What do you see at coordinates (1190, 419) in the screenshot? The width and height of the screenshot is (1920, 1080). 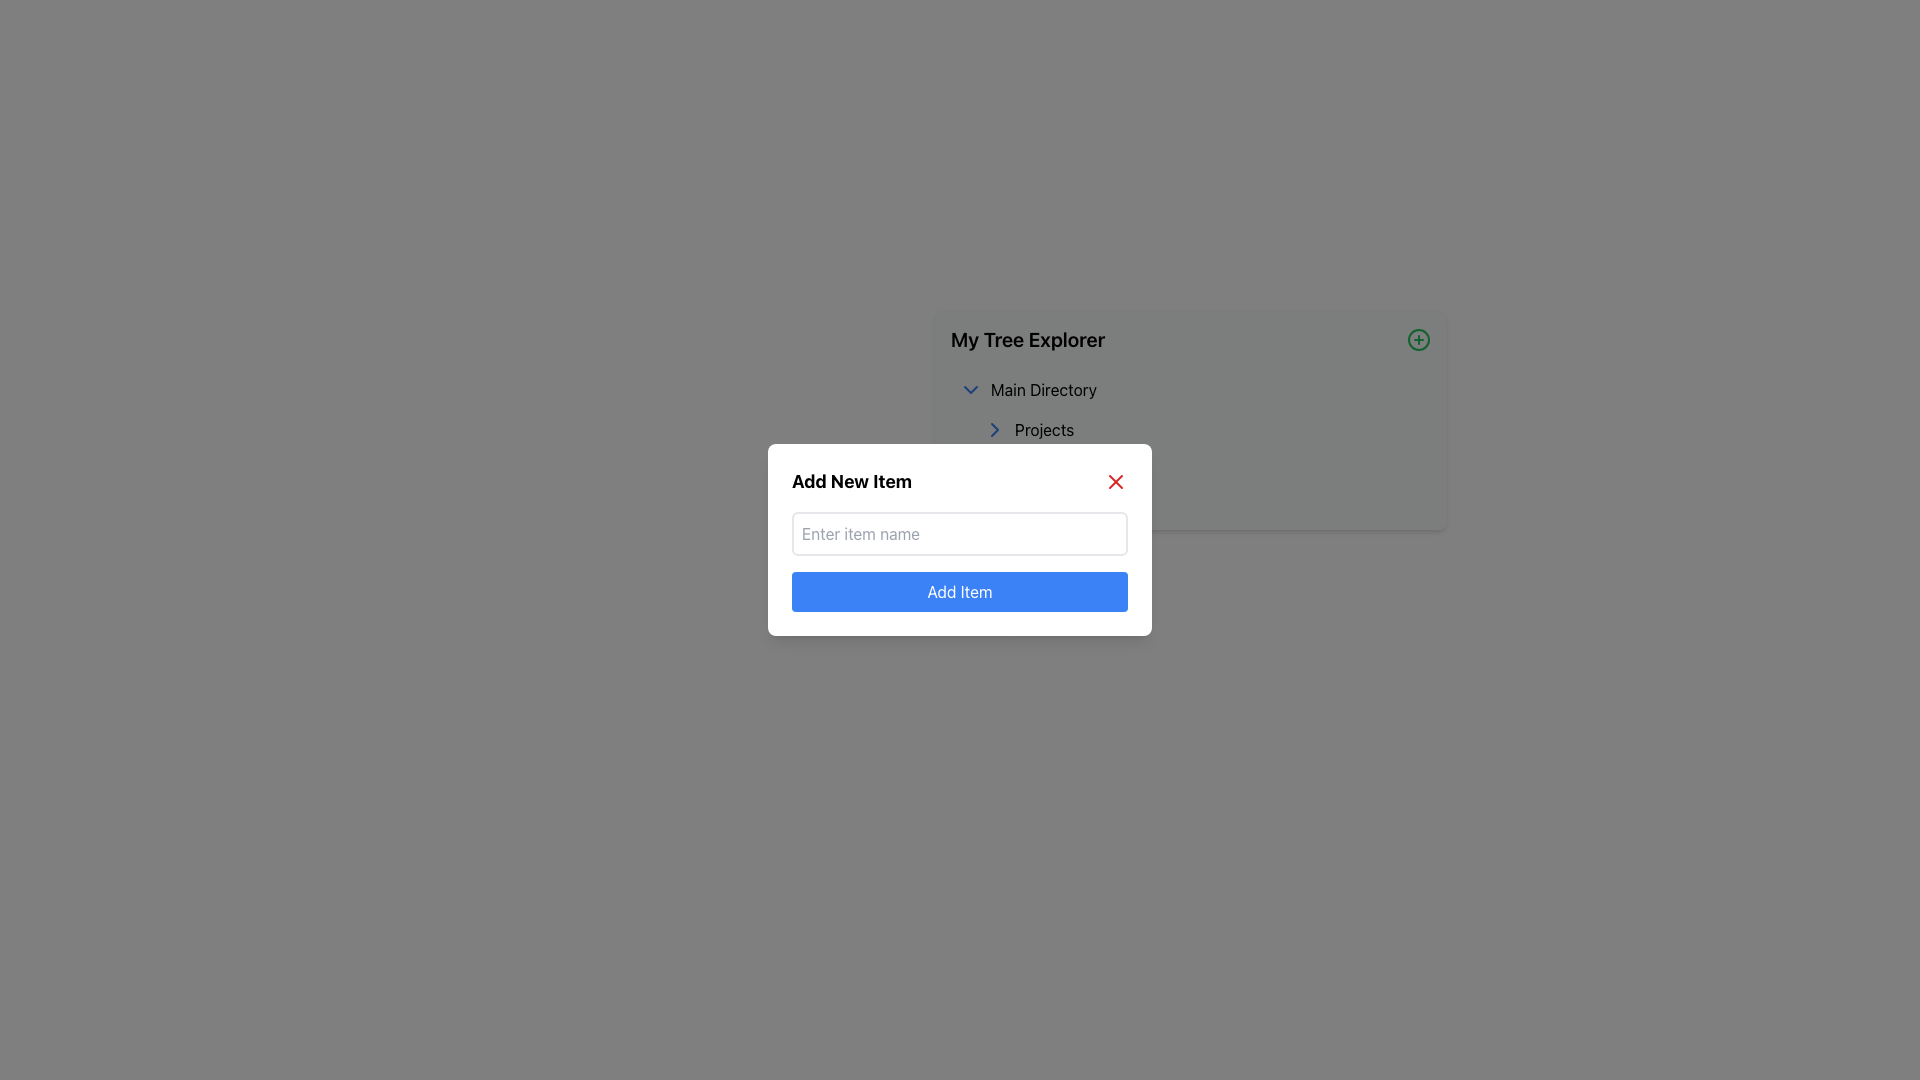 I see `items from one directory` at bounding box center [1190, 419].